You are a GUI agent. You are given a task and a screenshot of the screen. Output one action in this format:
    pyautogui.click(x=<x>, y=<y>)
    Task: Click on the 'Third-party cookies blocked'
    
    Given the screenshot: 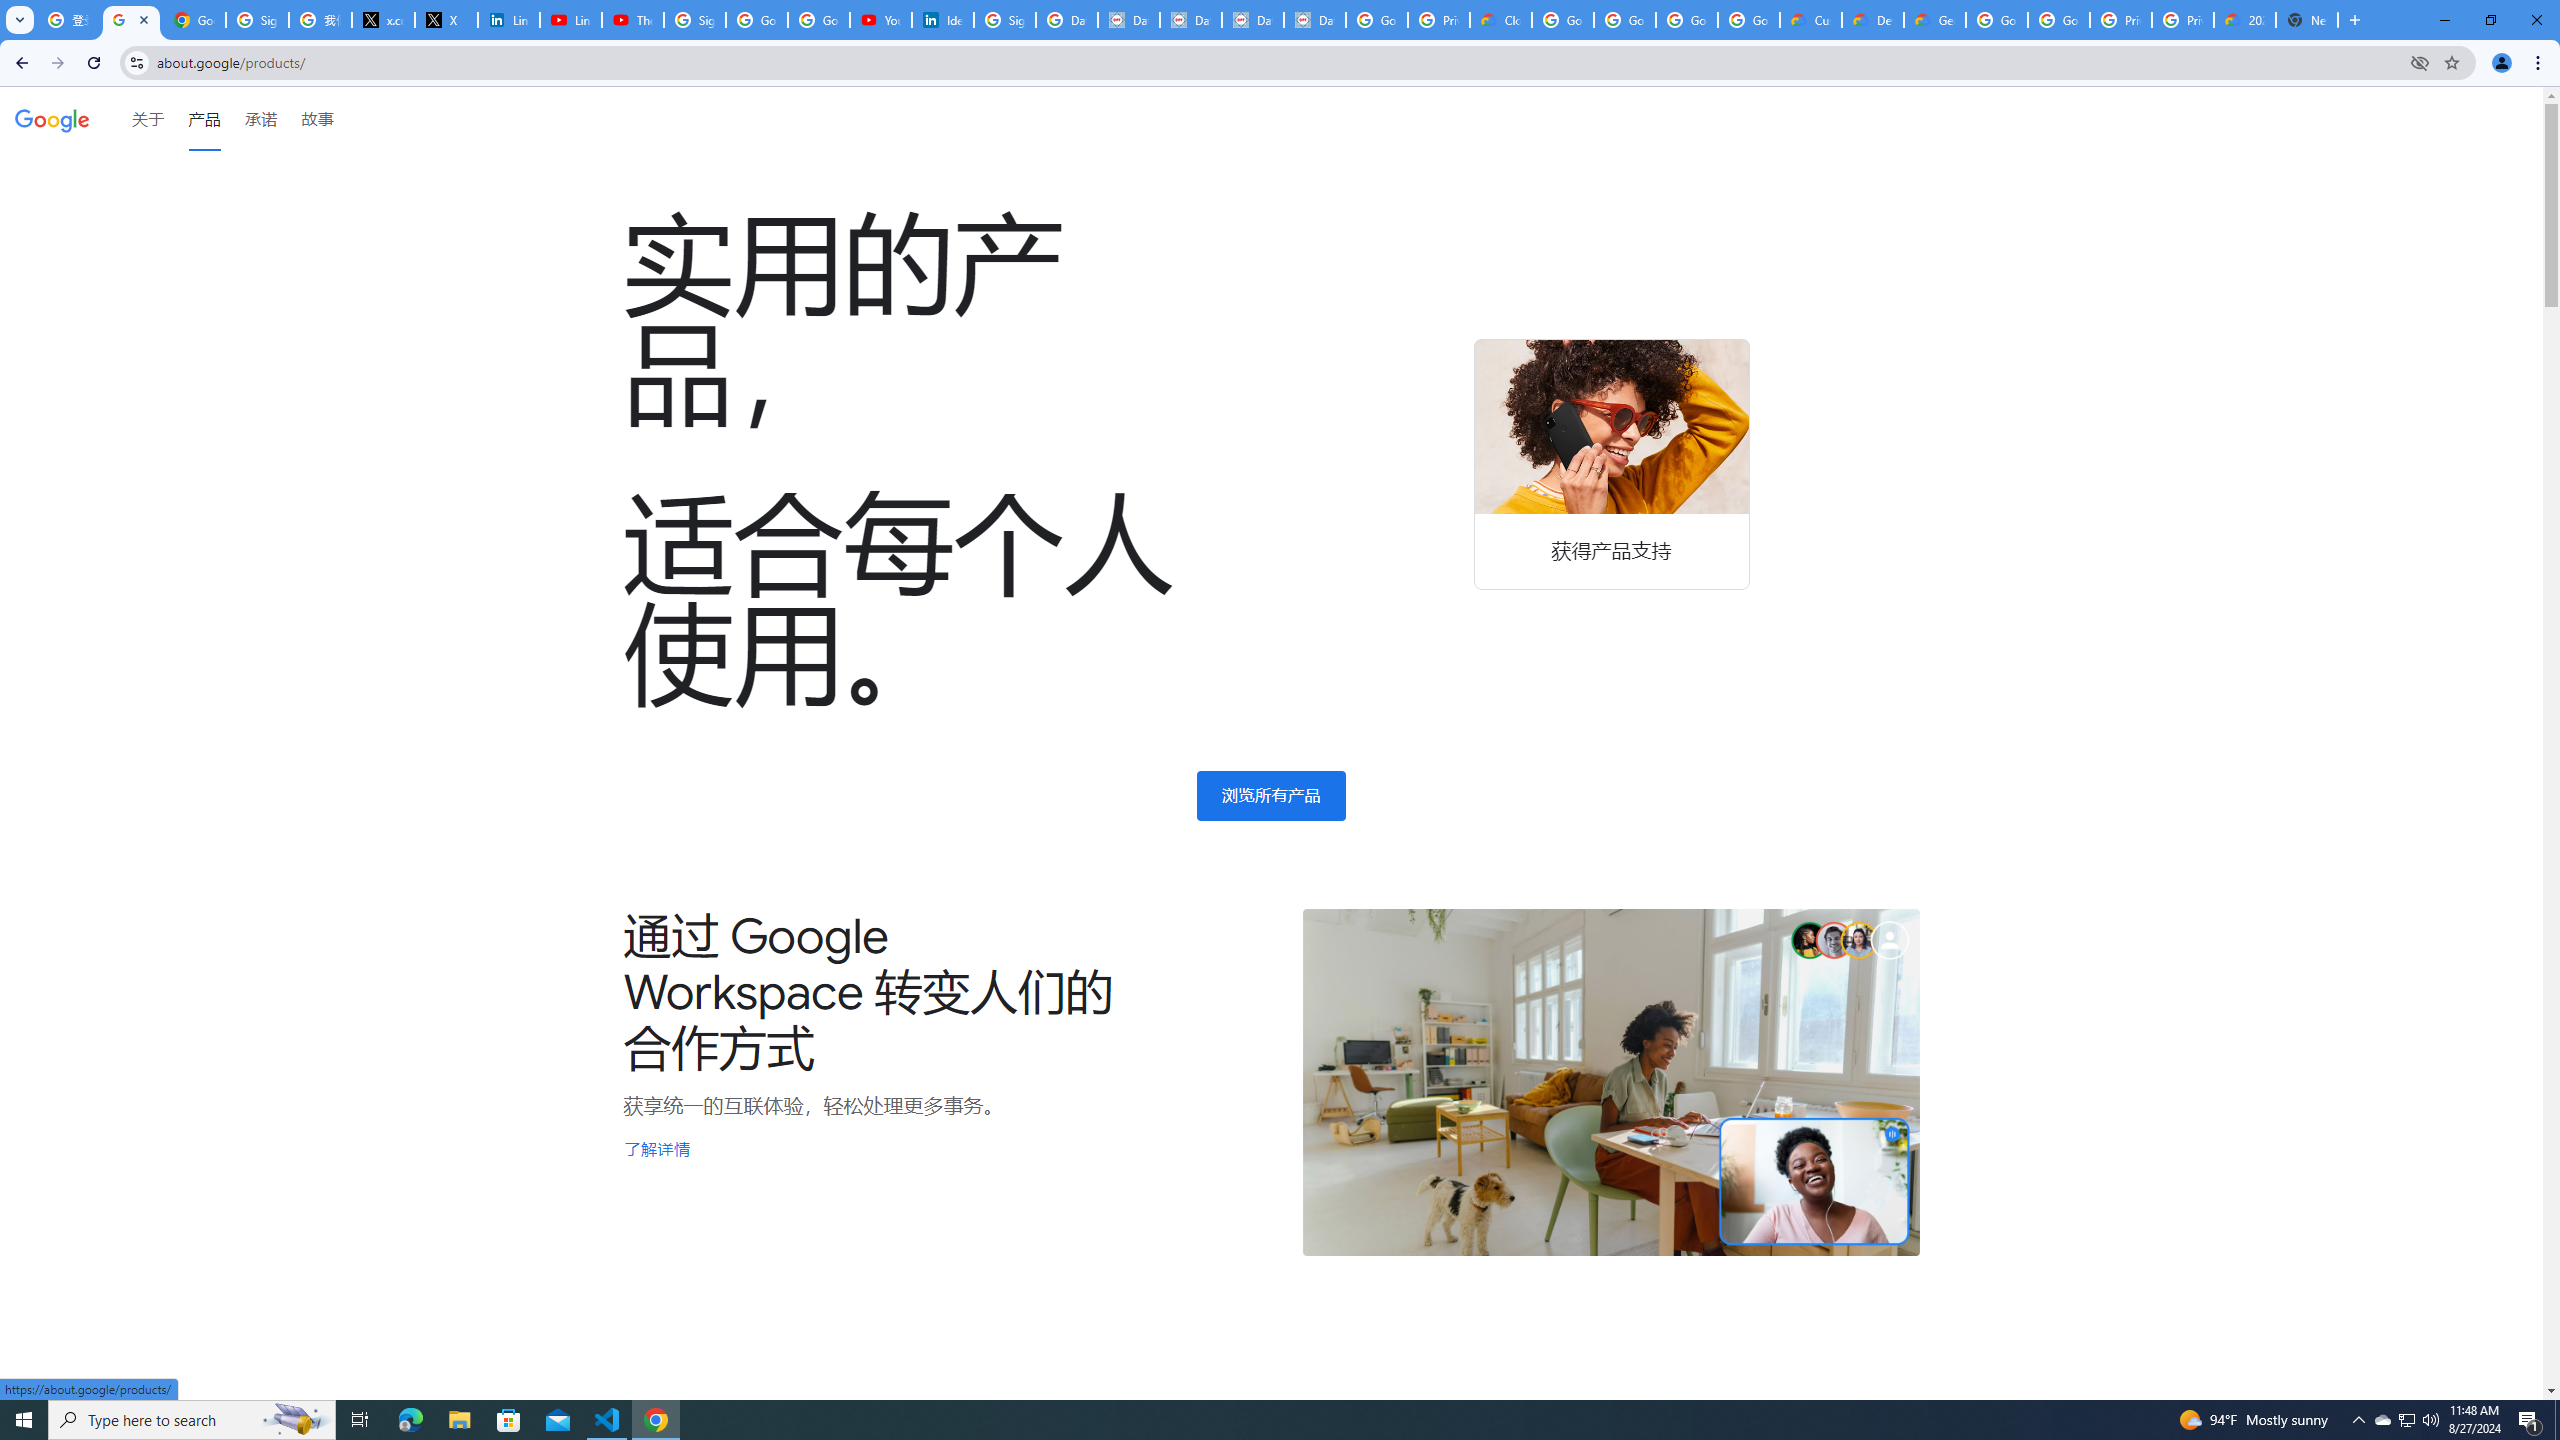 What is the action you would take?
    pyautogui.click(x=2420, y=61)
    